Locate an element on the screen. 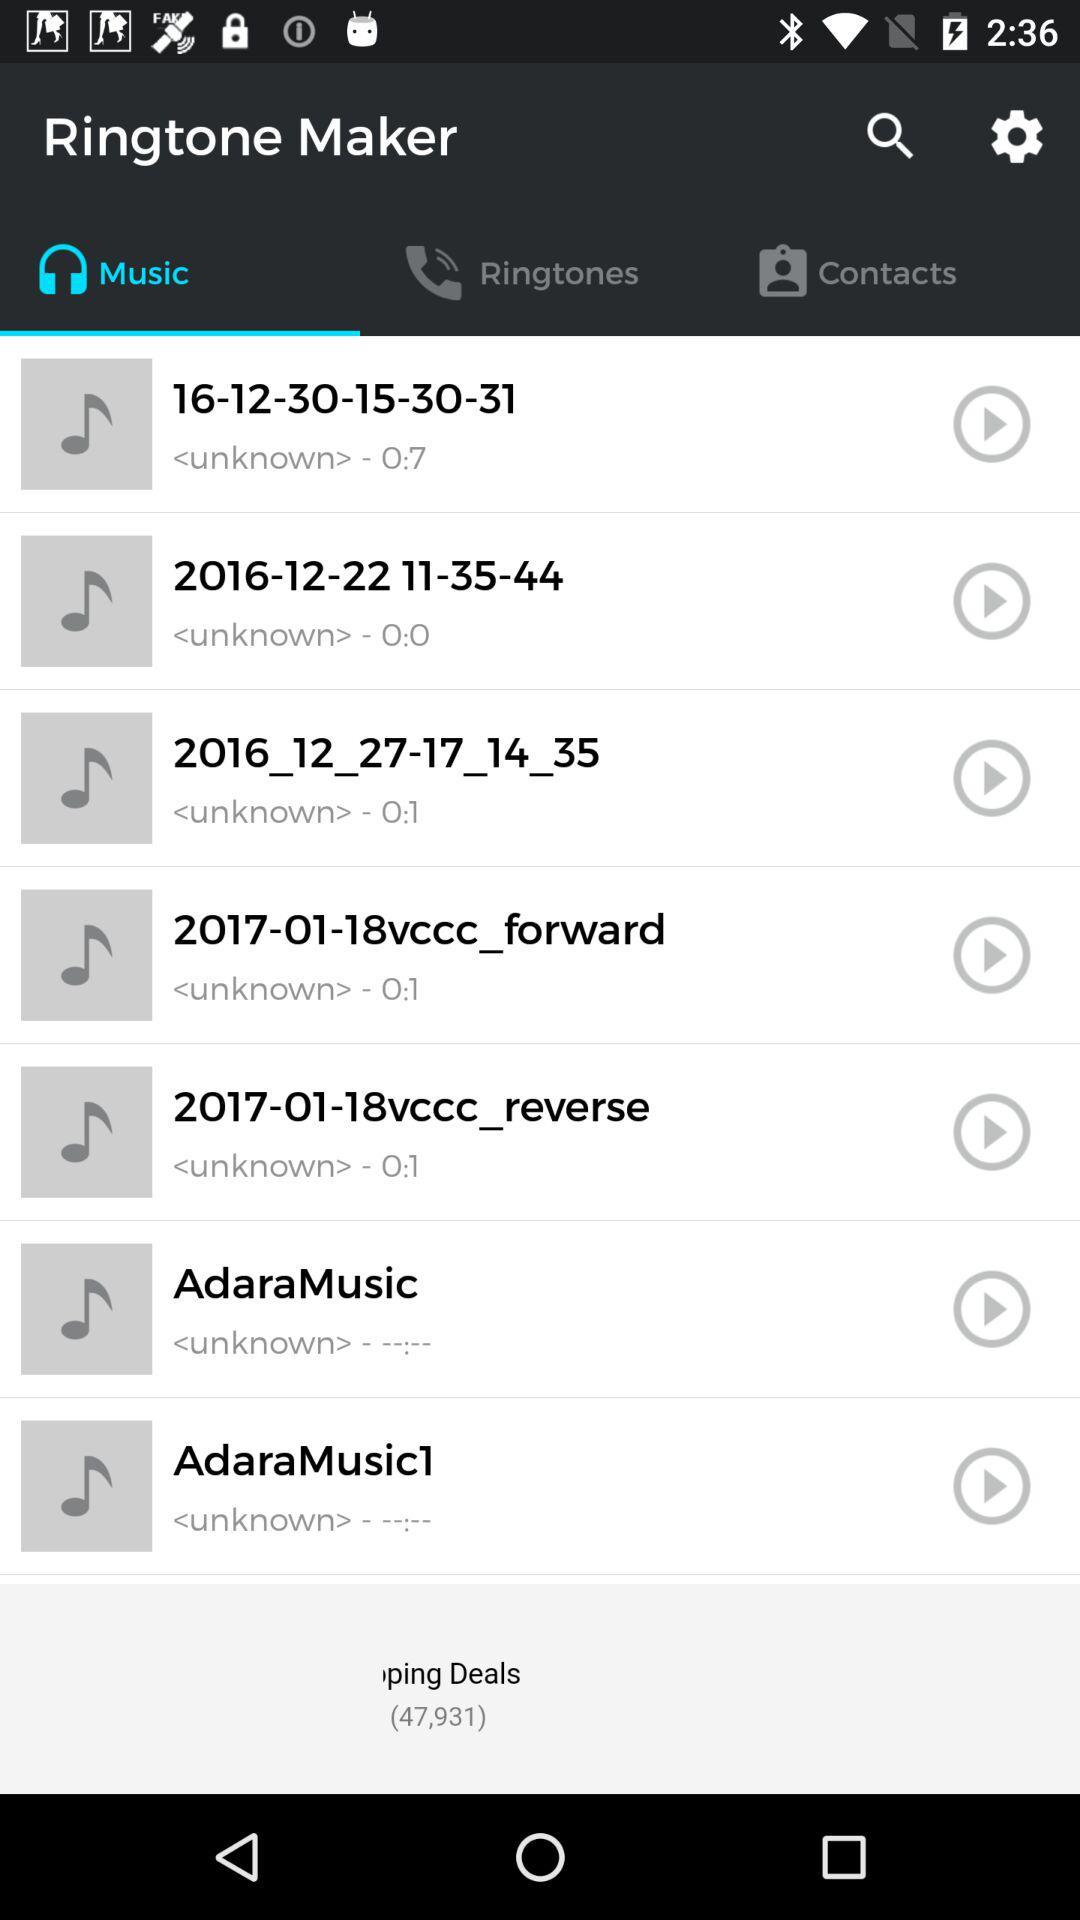  it is play key is located at coordinates (991, 423).